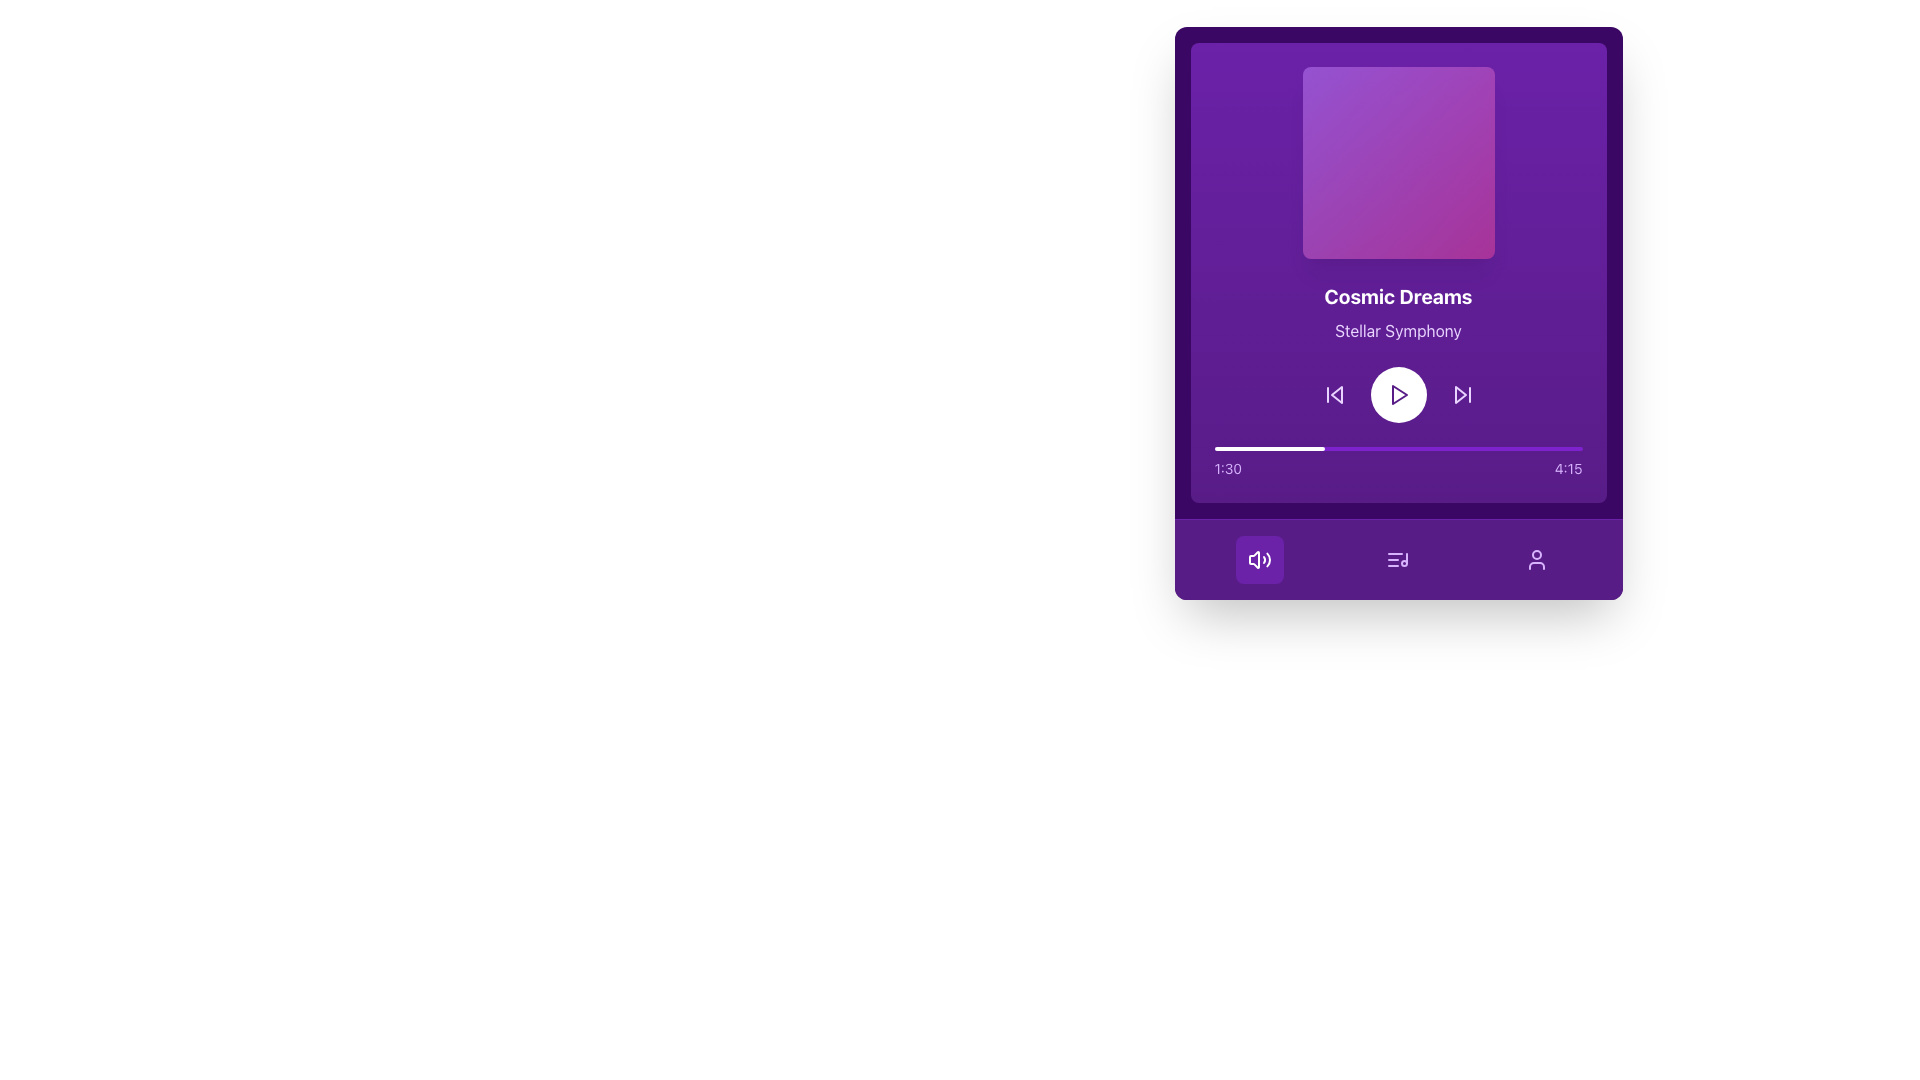 This screenshot has height=1080, width=1920. I want to click on the speaker icon with sound waves located in the bottom navigation bar, which is the first icon from the left, to mute or unmute the audio, so click(1253, 559).